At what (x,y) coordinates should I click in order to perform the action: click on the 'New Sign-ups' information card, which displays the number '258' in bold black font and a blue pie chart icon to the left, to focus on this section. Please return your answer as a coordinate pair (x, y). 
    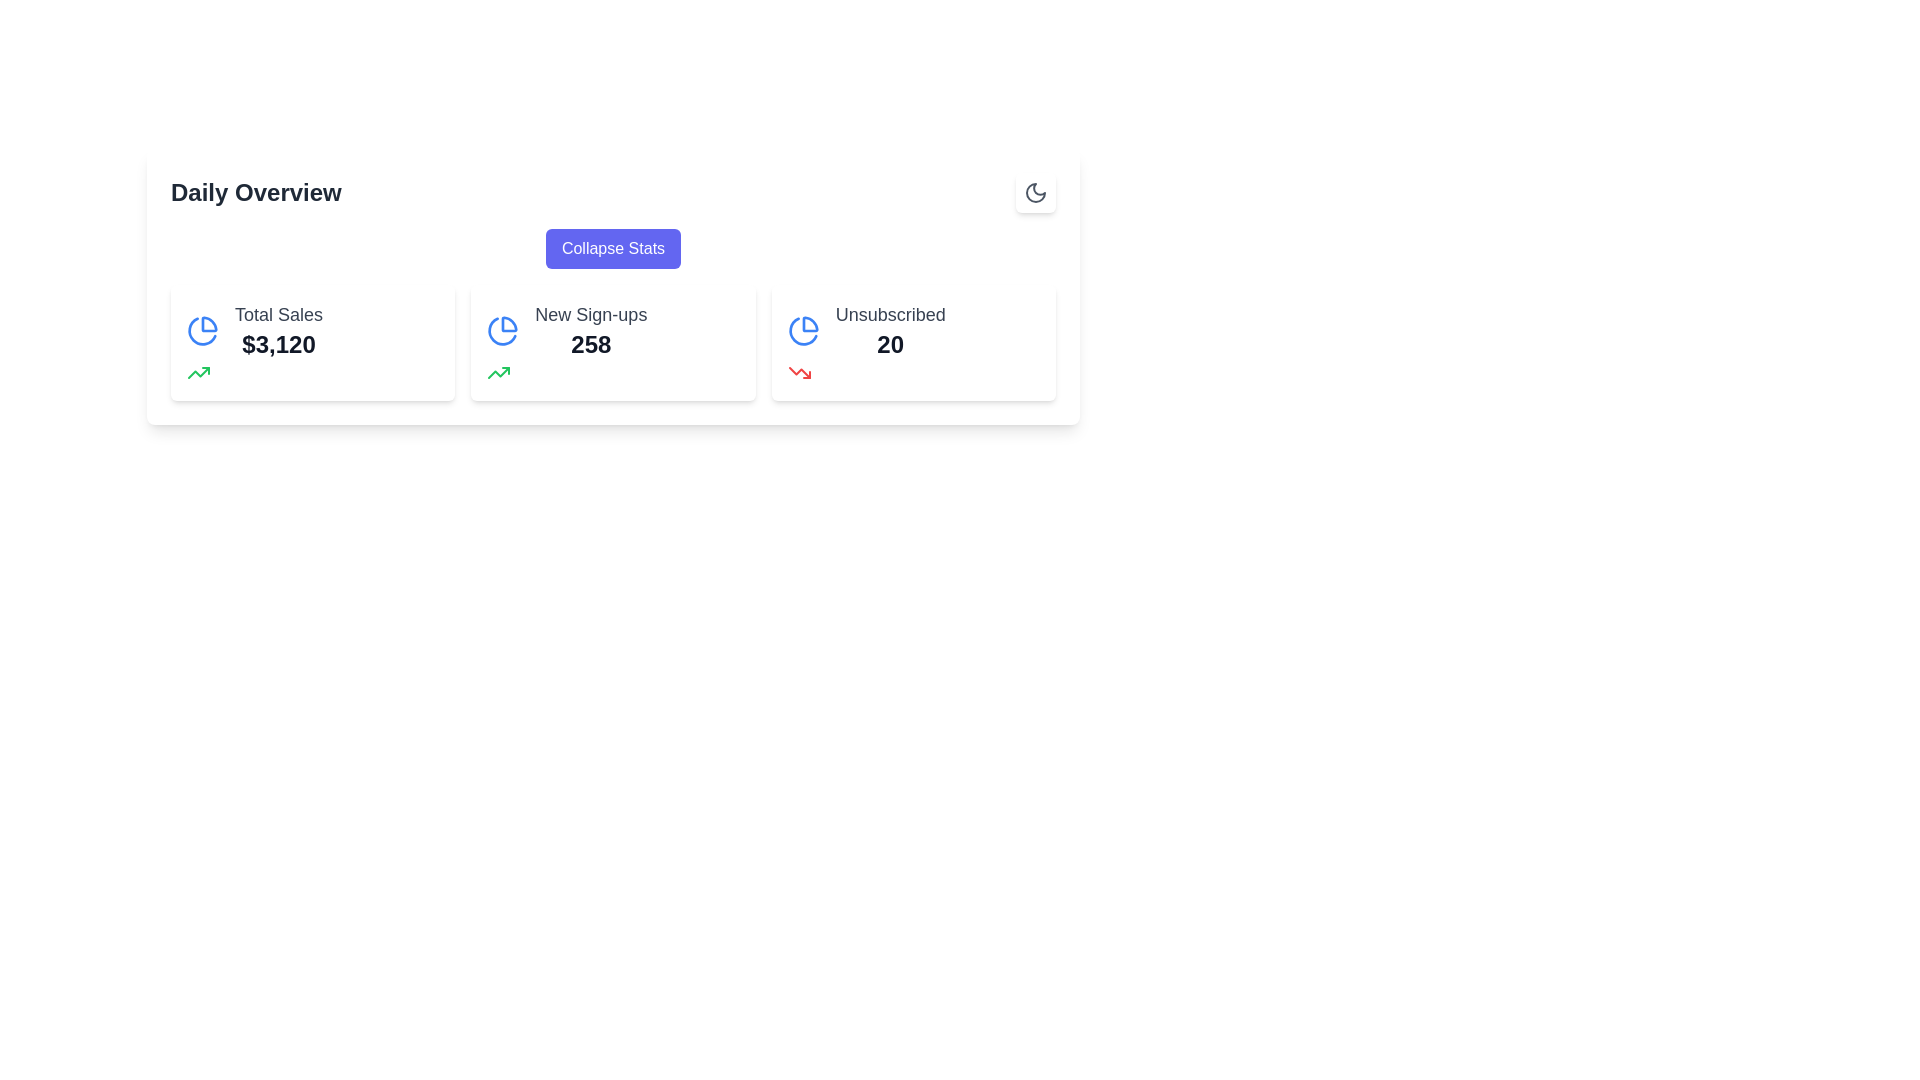
    Looking at the image, I should click on (612, 330).